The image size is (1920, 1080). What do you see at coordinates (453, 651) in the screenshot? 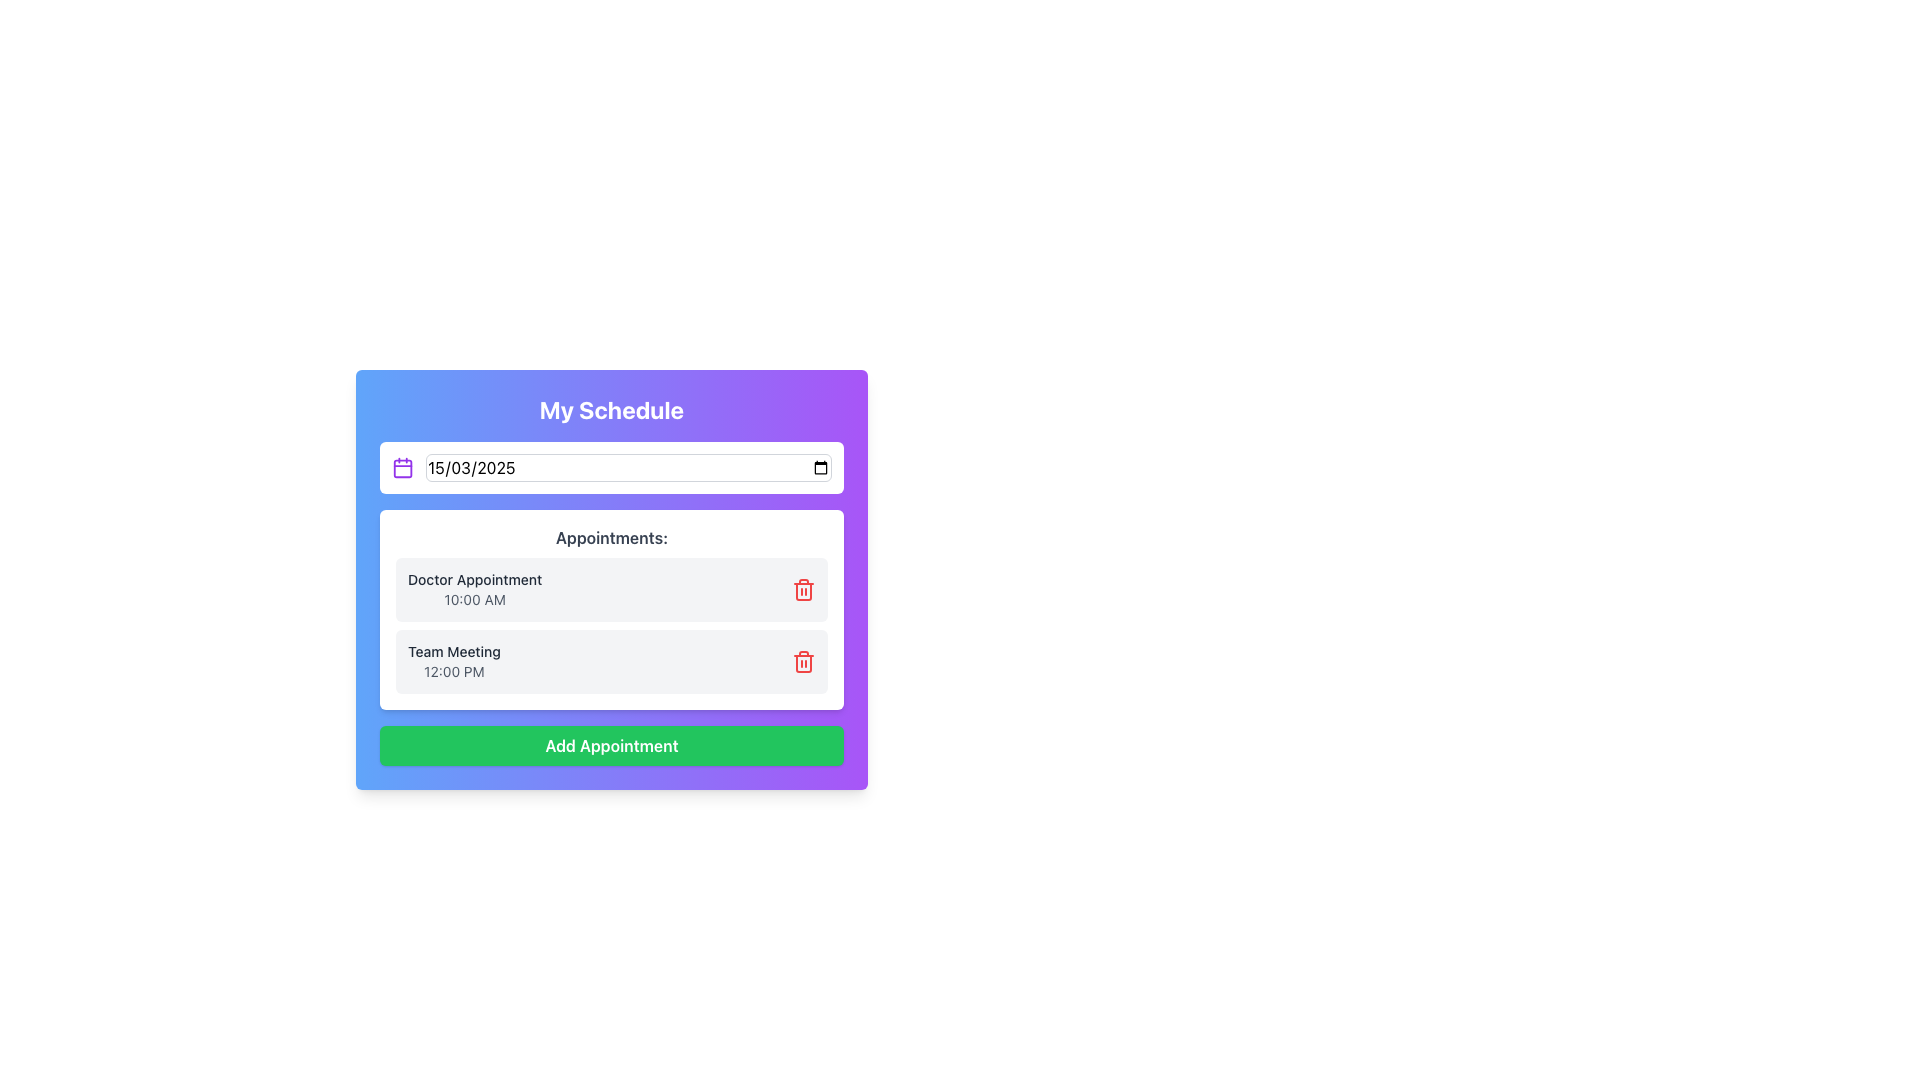
I see `the static text displaying 'Team Meeting' located above the text '12:00 PM' within the 'Appointments' section` at bounding box center [453, 651].